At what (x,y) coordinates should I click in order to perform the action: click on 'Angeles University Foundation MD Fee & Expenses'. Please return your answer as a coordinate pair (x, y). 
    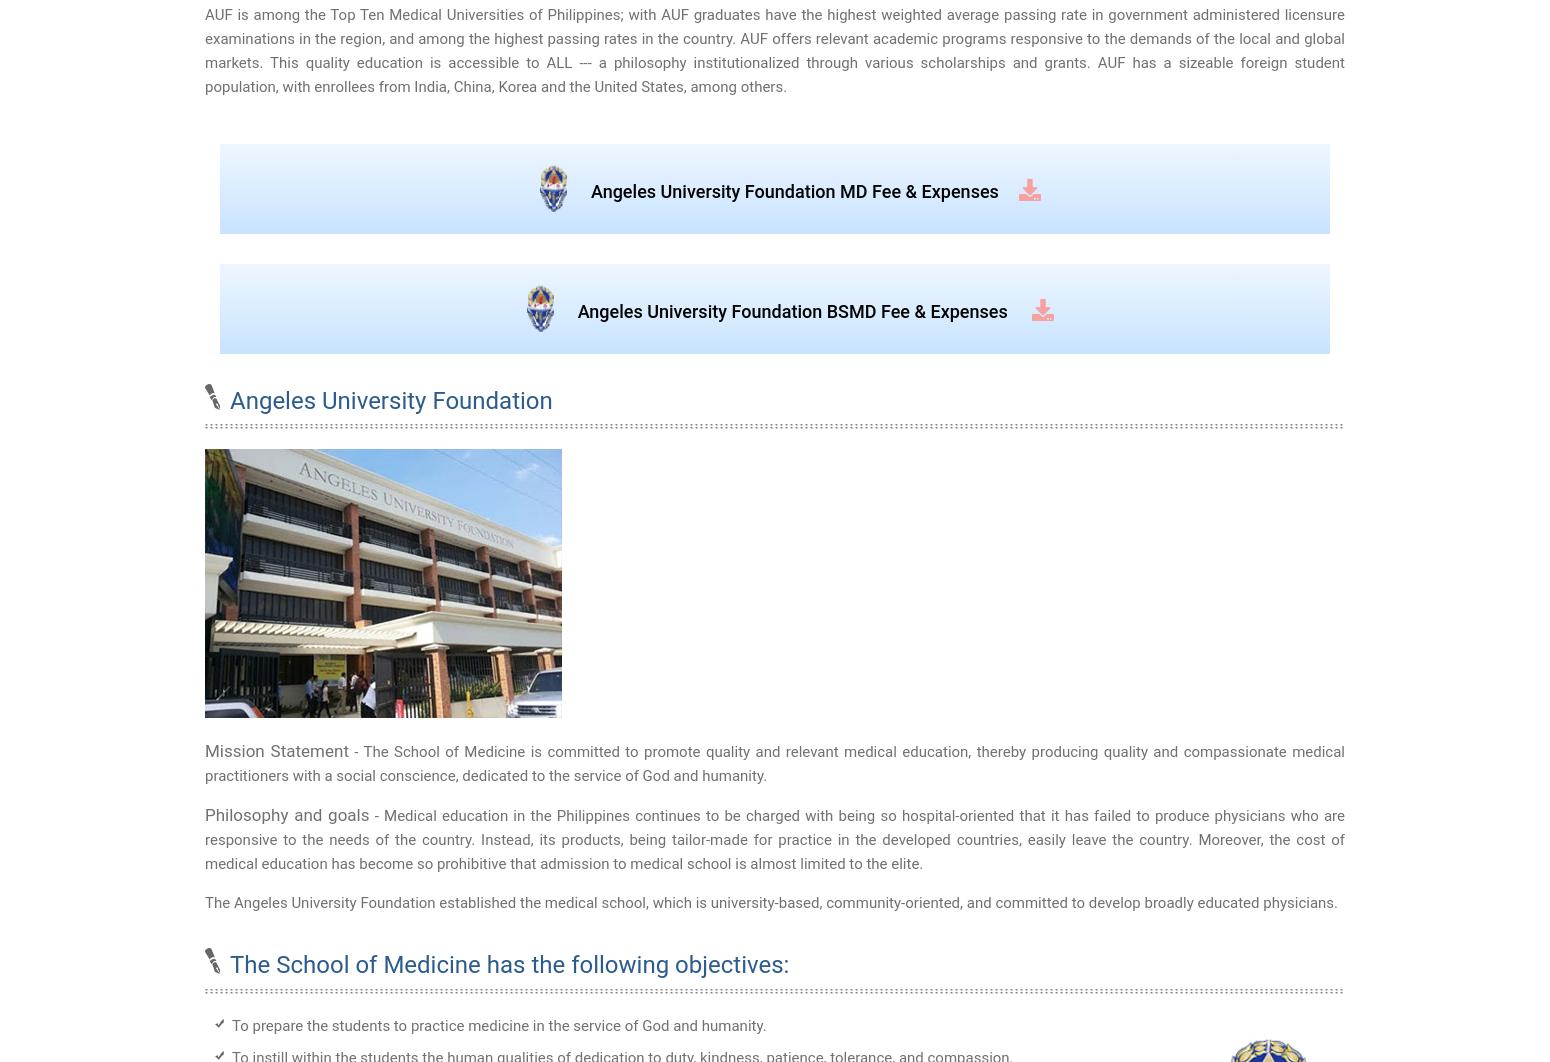
    Looking at the image, I should click on (793, 191).